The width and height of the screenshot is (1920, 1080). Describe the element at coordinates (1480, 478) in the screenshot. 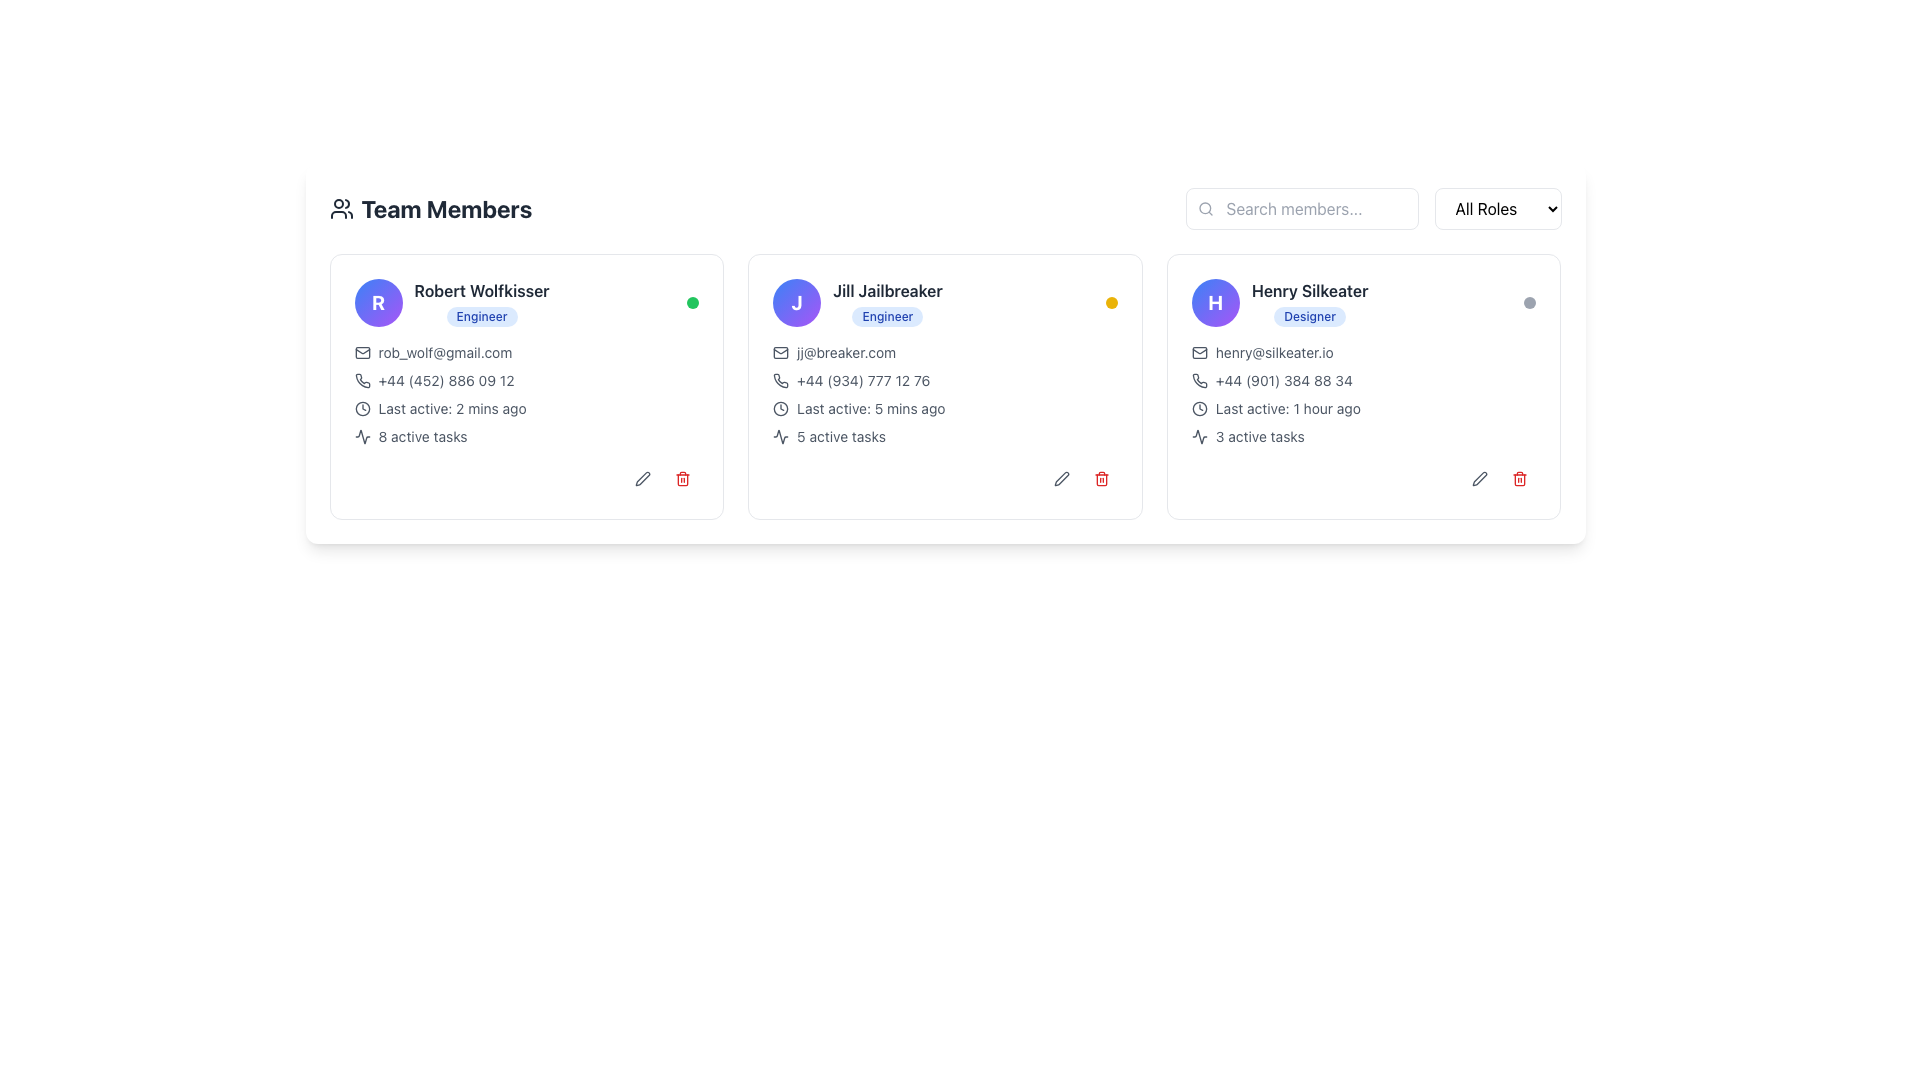

I see `the pen-shaped icon located at the bottom-right corner of Henry Silkeater's user card` at that location.